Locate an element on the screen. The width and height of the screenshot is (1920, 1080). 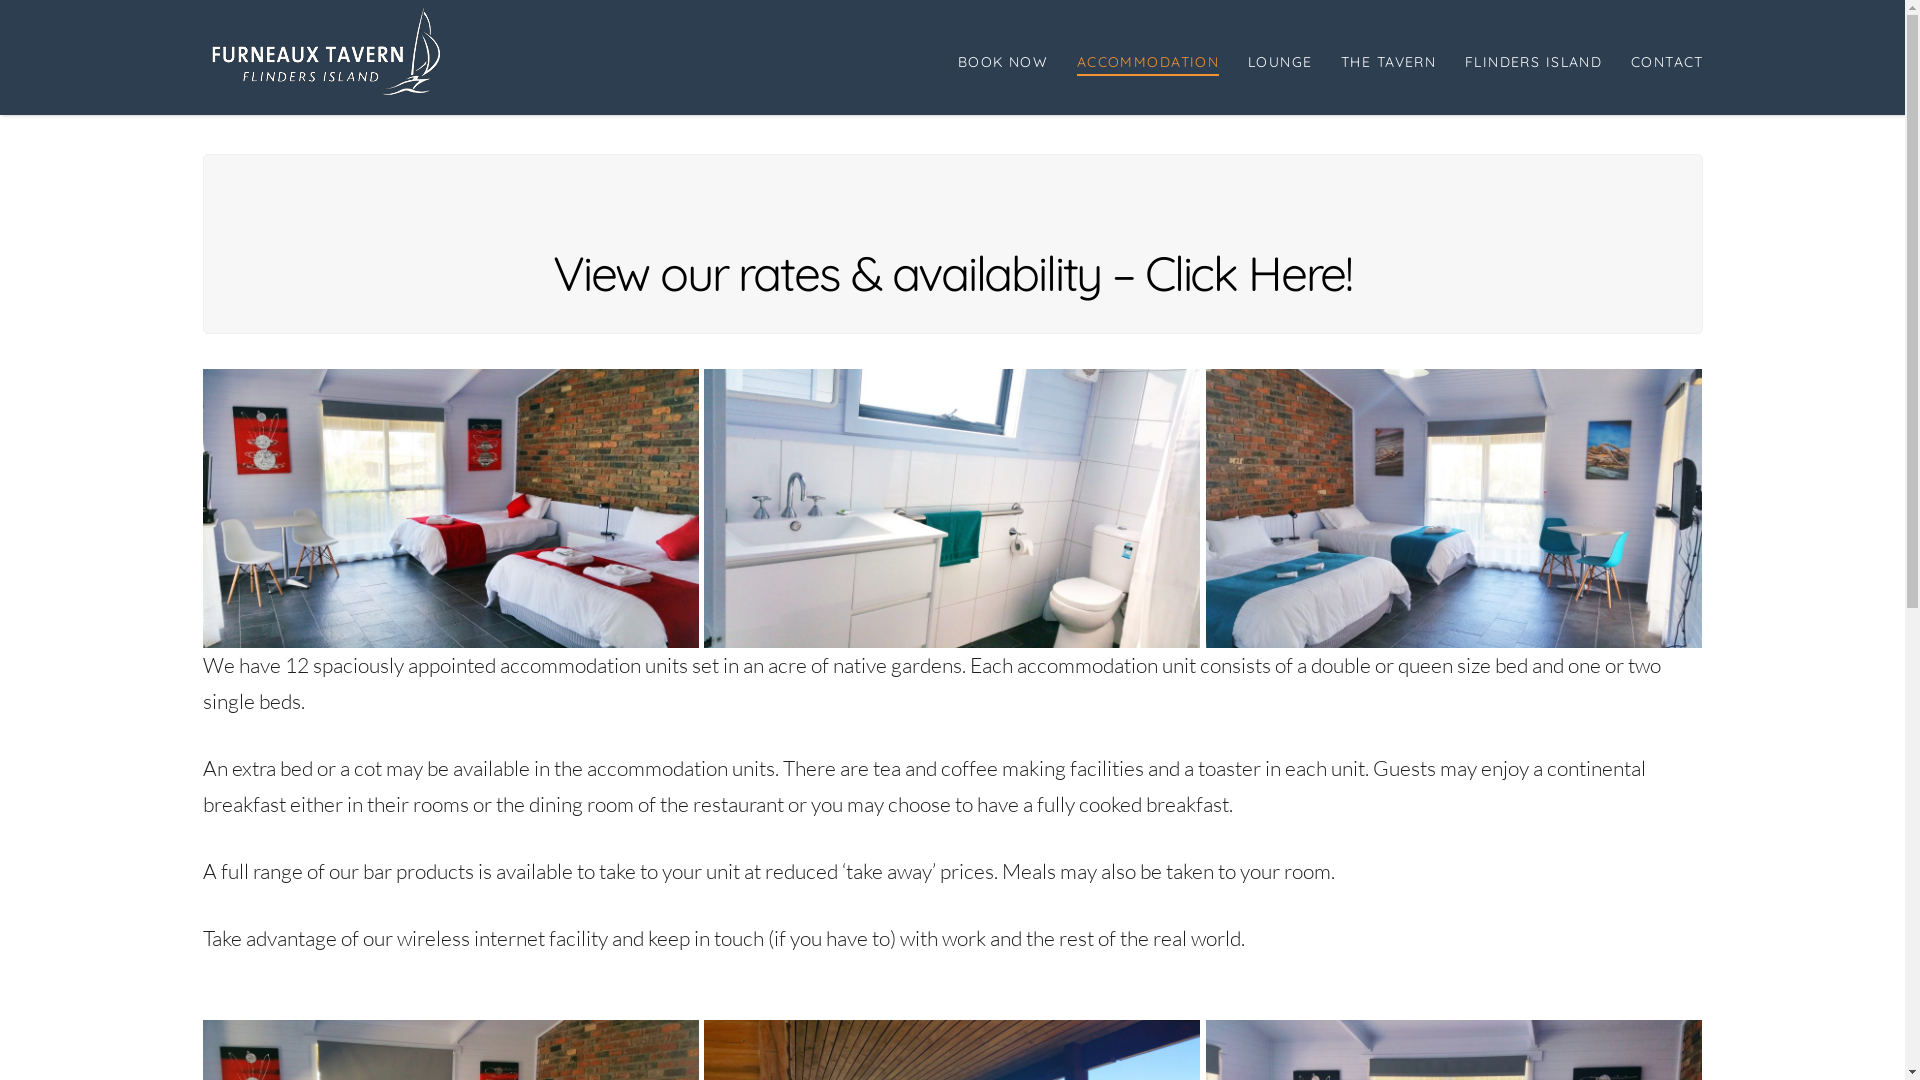
'Triple Room' is located at coordinates (449, 507).